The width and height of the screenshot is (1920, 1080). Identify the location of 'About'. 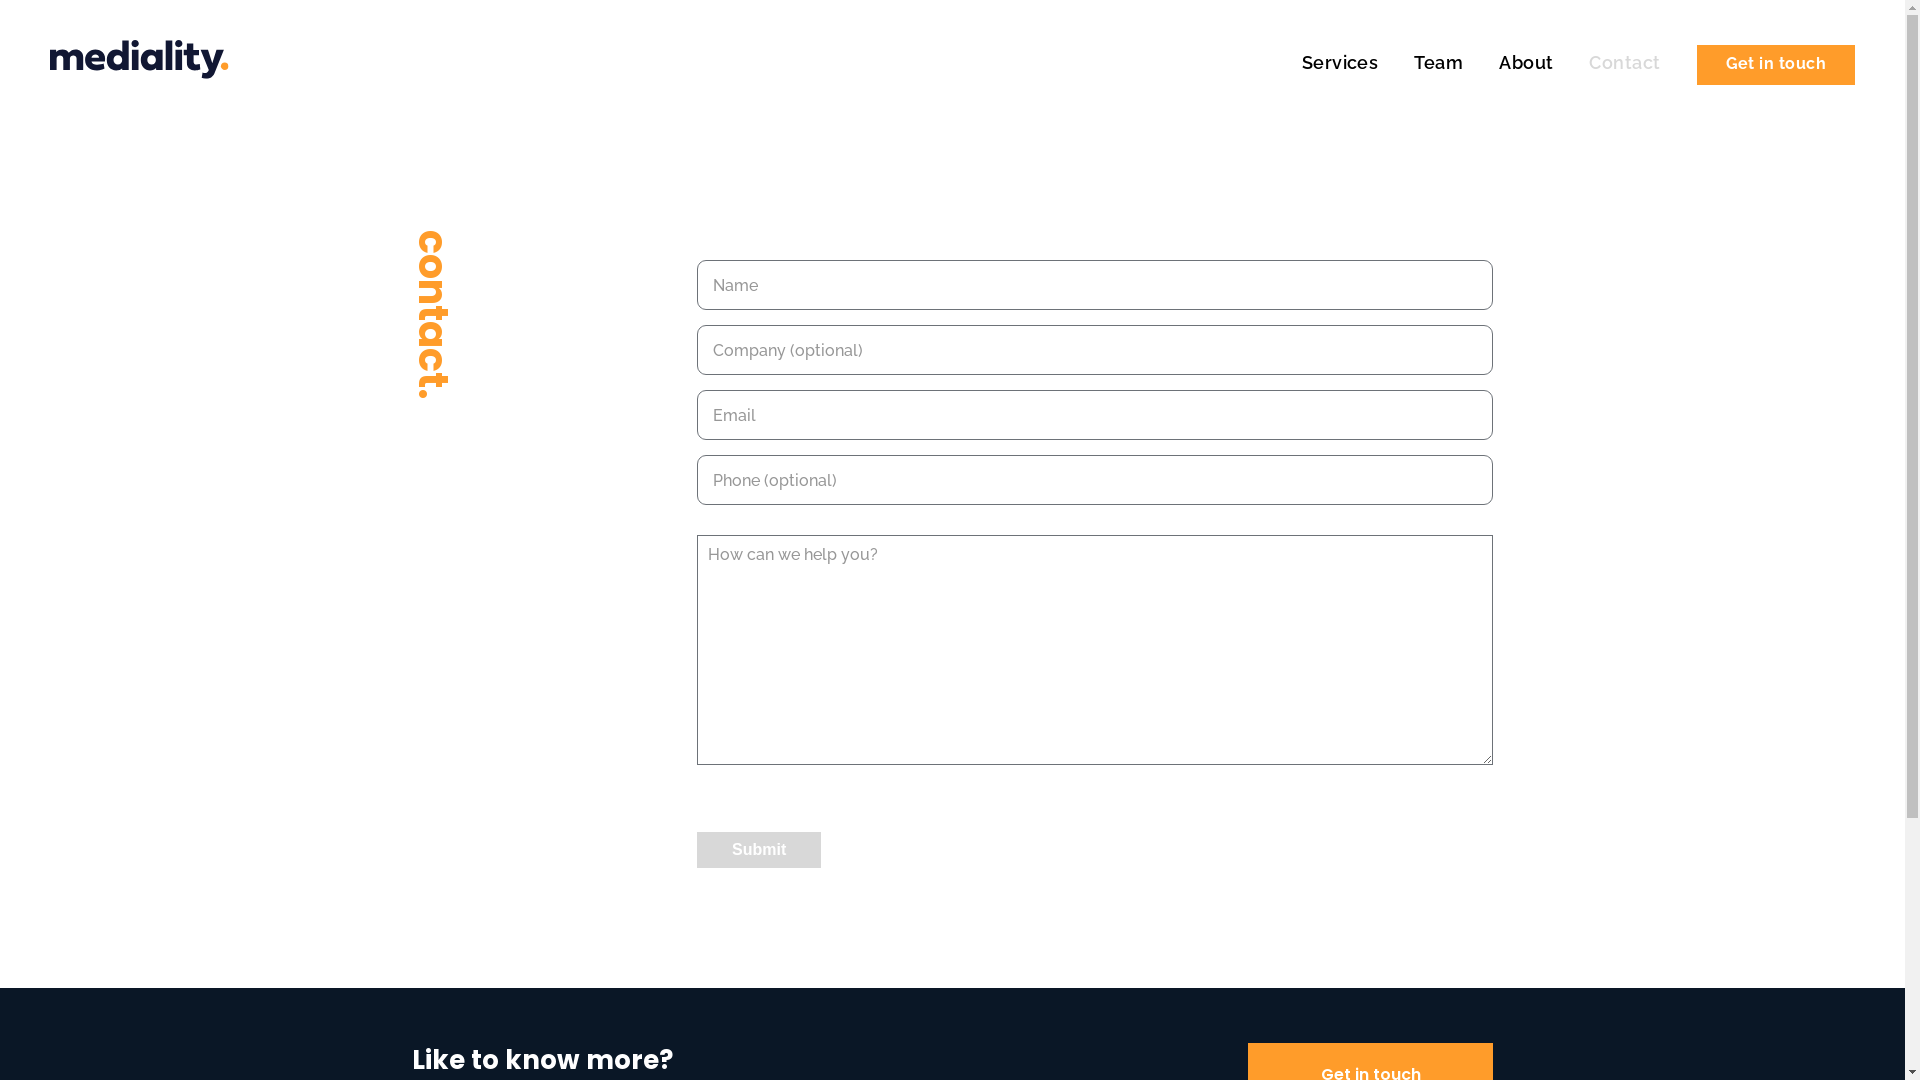
(1535, 61).